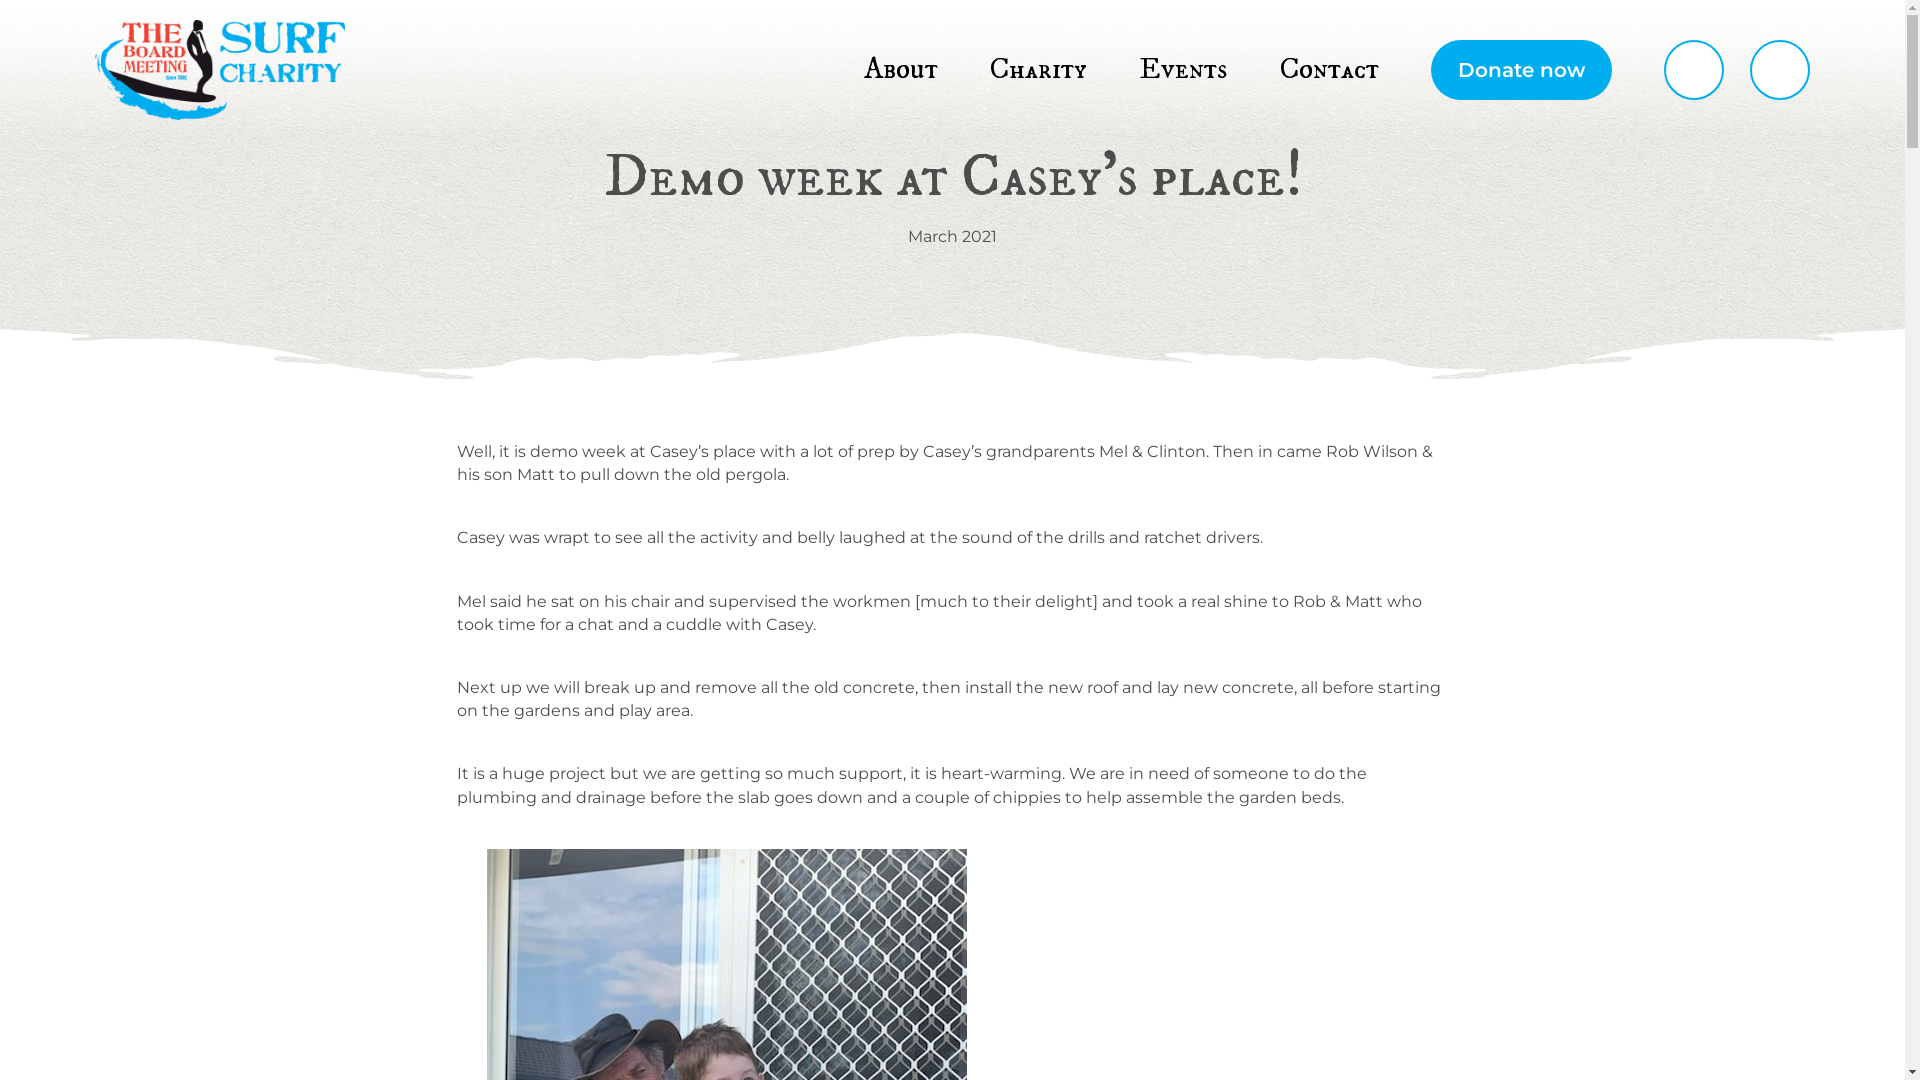  Describe the element at coordinates (1520, 68) in the screenshot. I see `'Donate now'` at that location.